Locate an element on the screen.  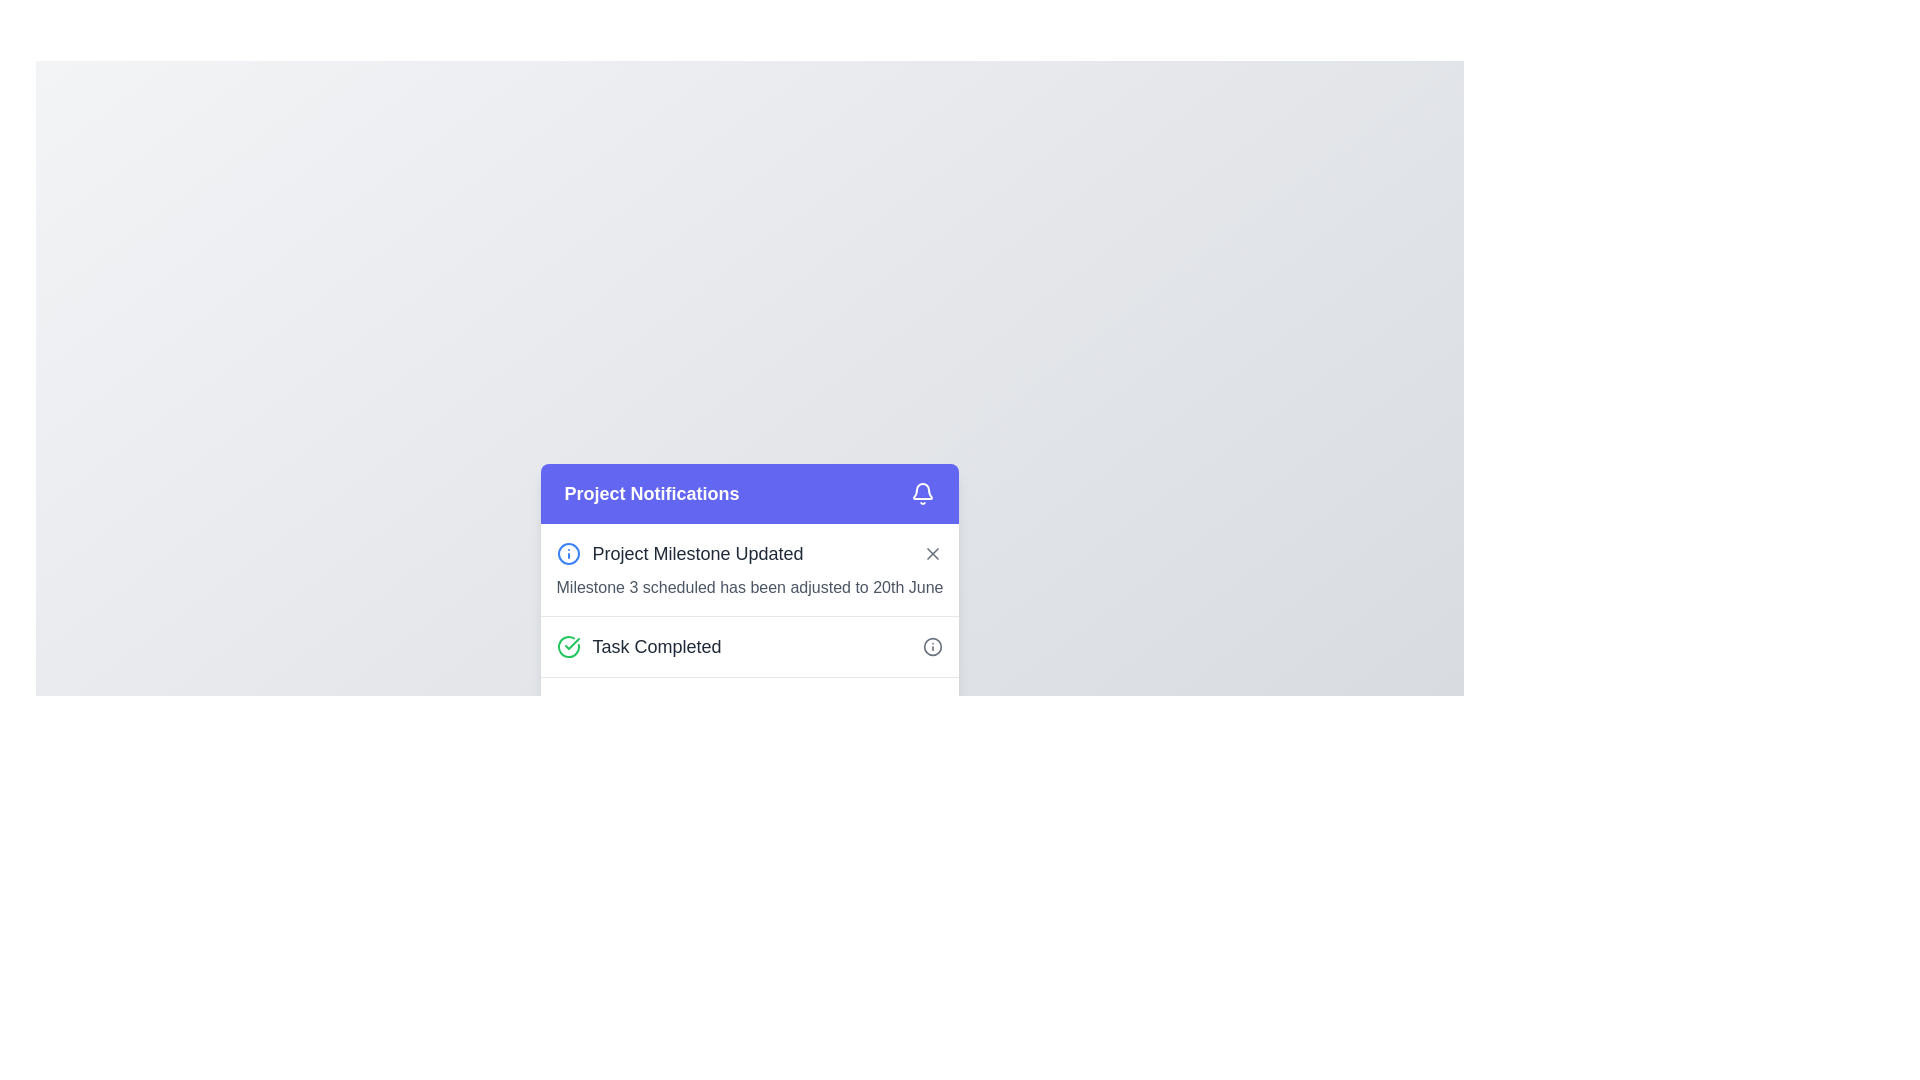
circular icon element within the SVG graphic located under the notification display area by clicking on its center is located at coordinates (567, 707).